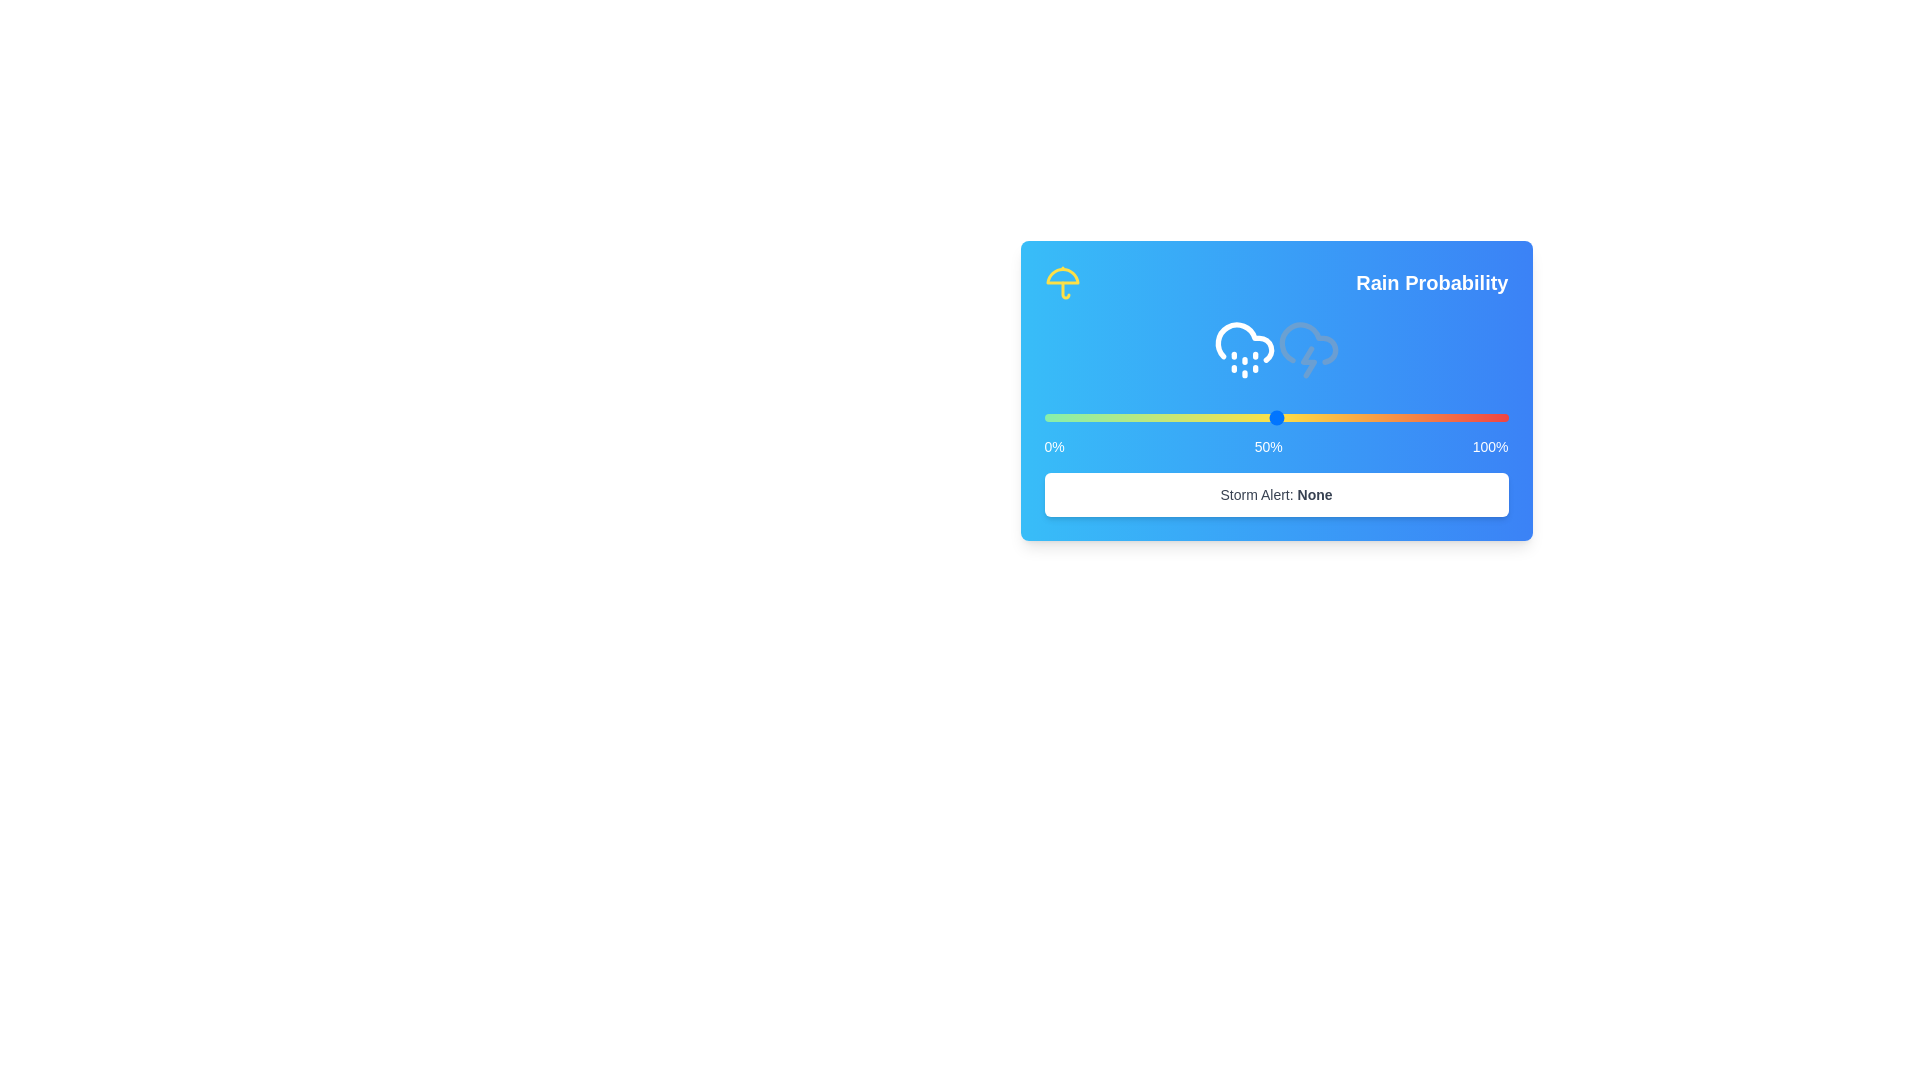  I want to click on the lightning cloud icon, so click(1308, 347).